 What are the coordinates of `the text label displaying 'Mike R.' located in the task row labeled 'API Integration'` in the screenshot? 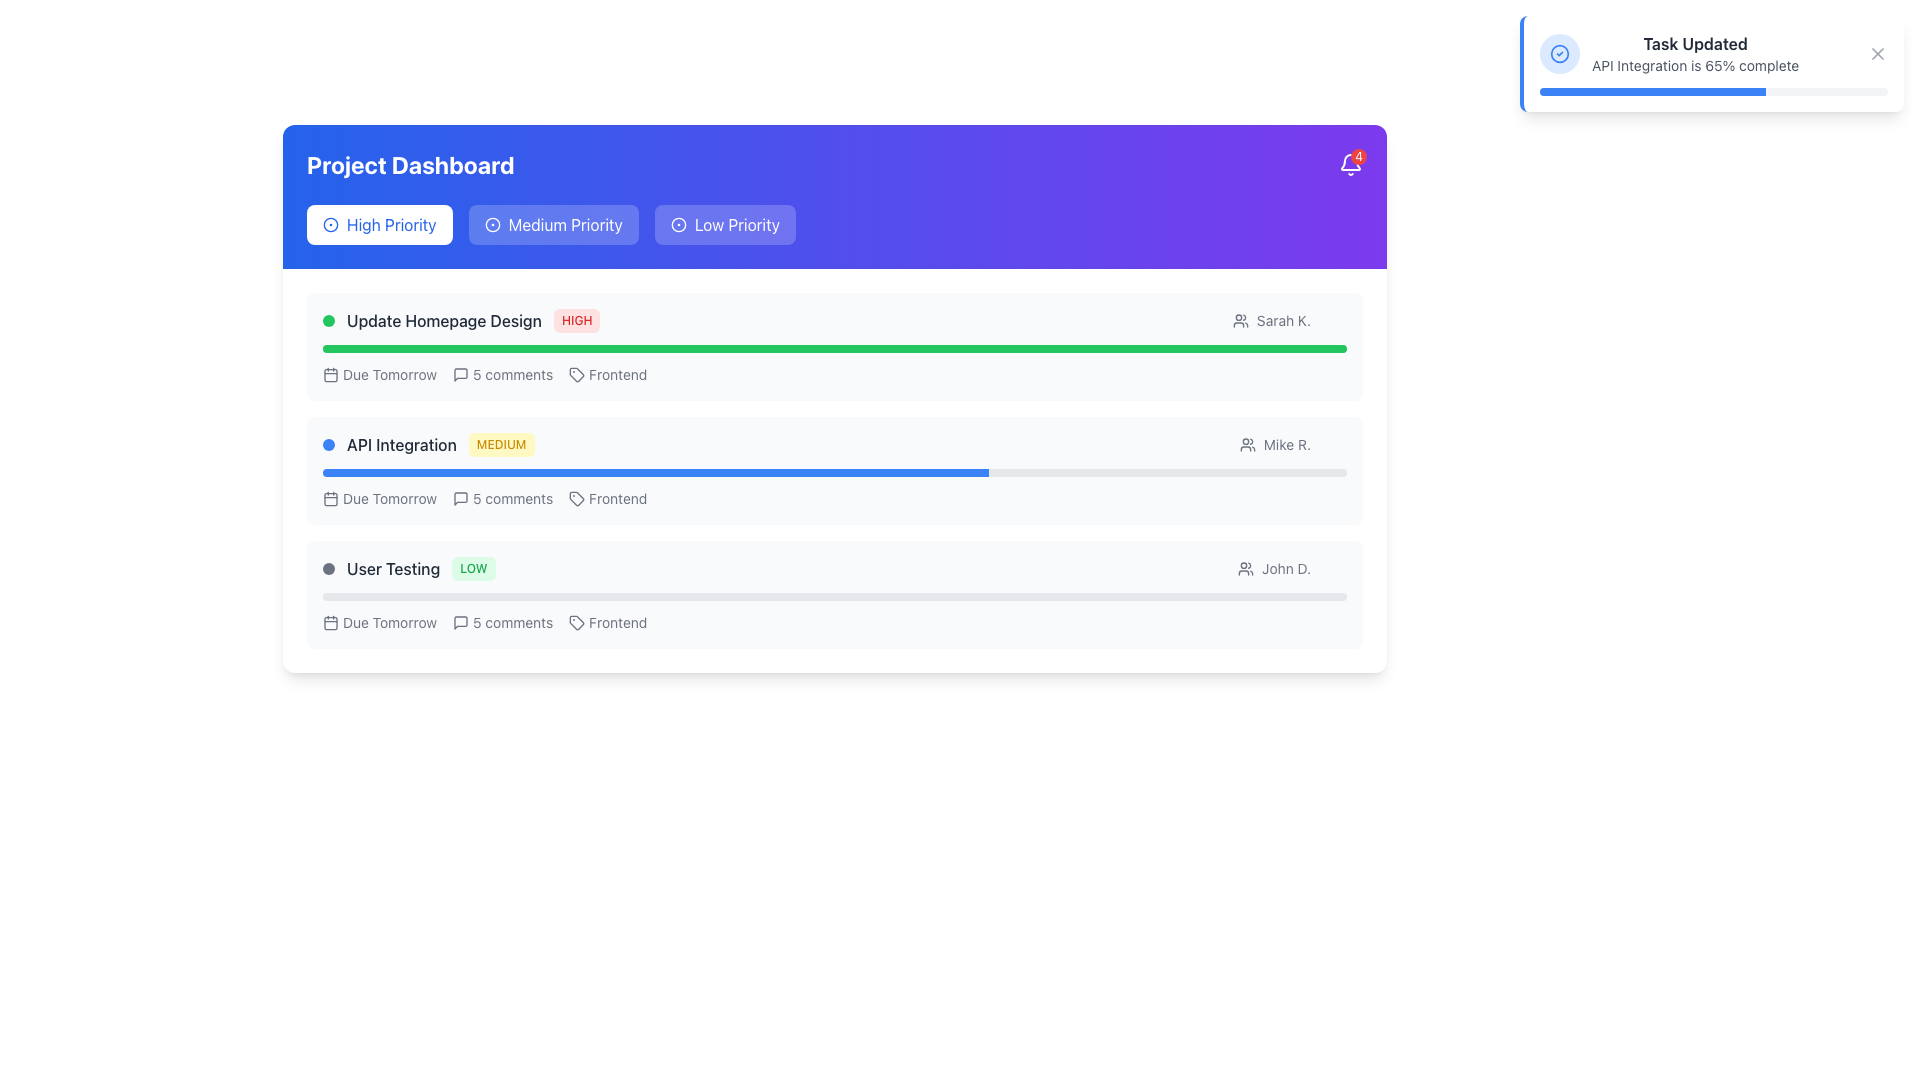 It's located at (1287, 443).